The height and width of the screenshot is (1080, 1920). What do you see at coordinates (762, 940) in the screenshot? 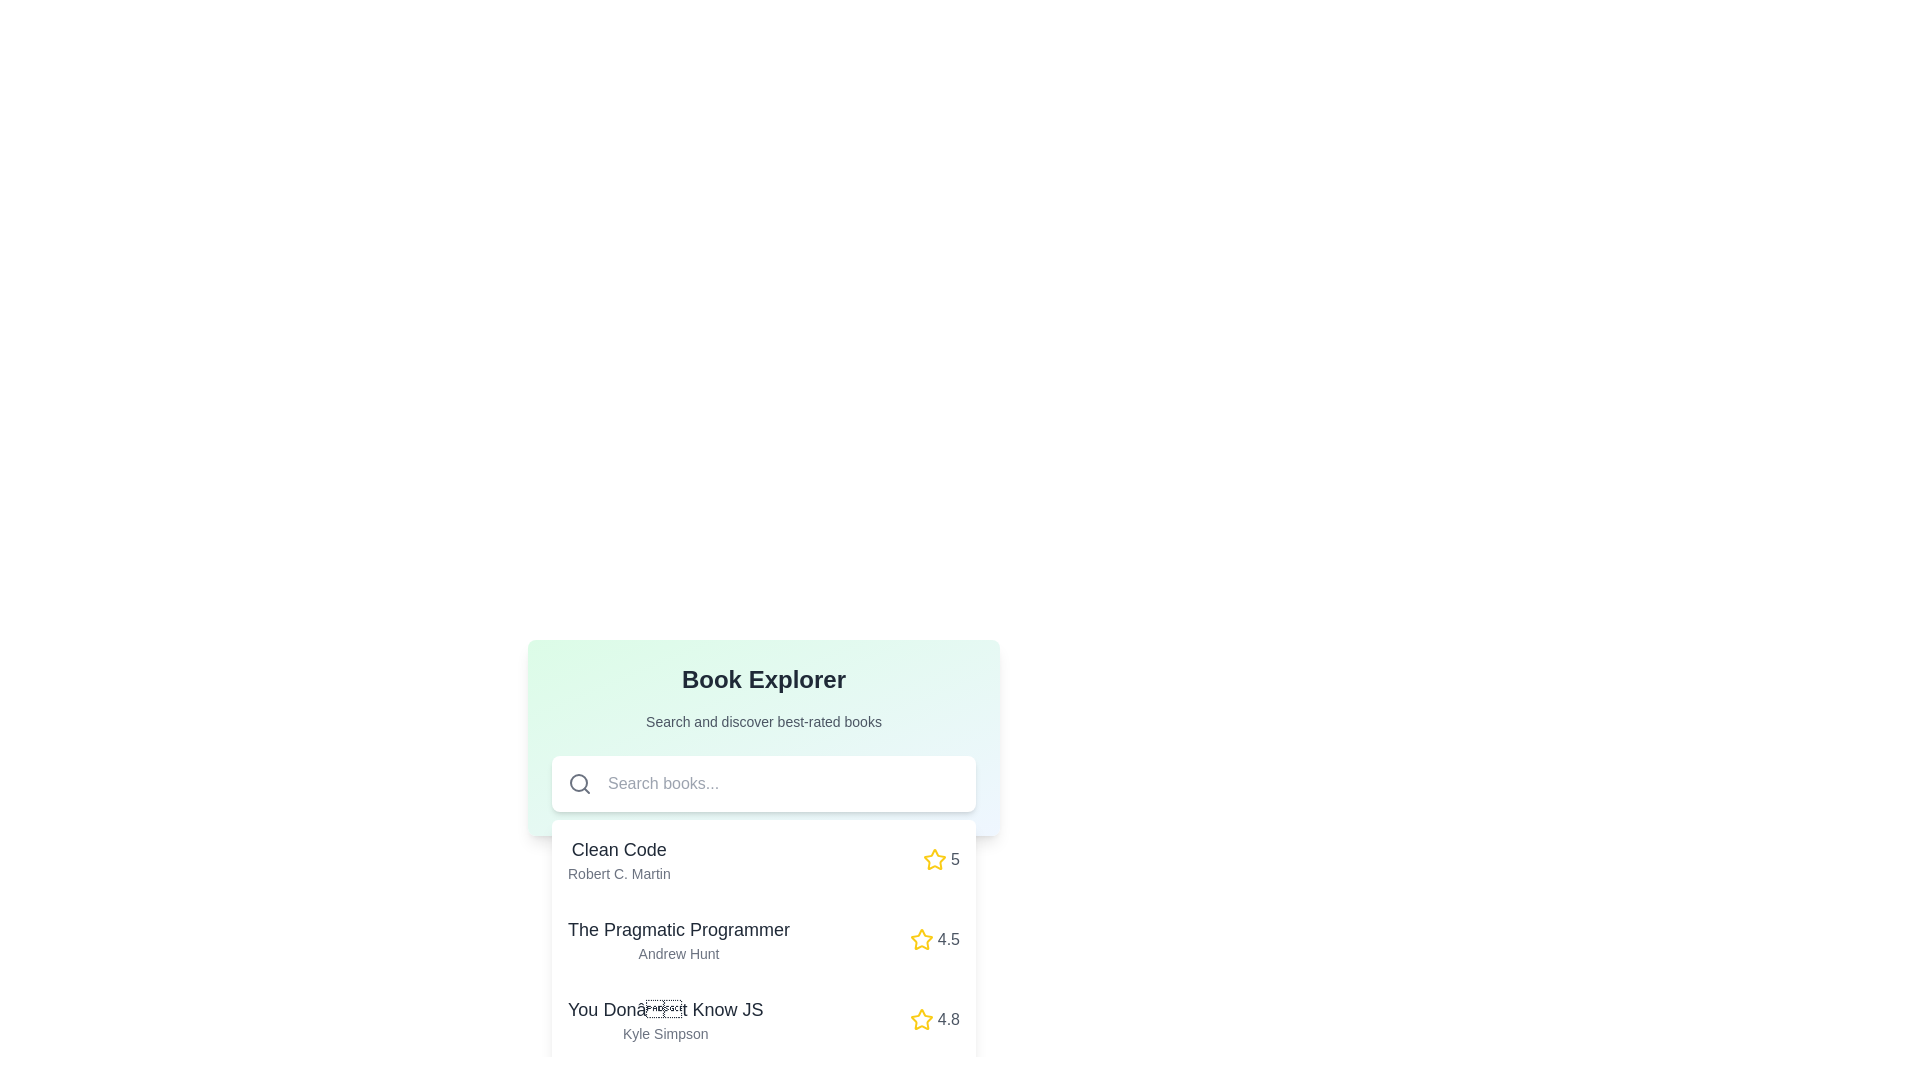
I see `to select the book entry in the book list located in the 'Book Explorer' section, positioned second under the search bar, directly below 'Clean Code'` at bounding box center [762, 940].